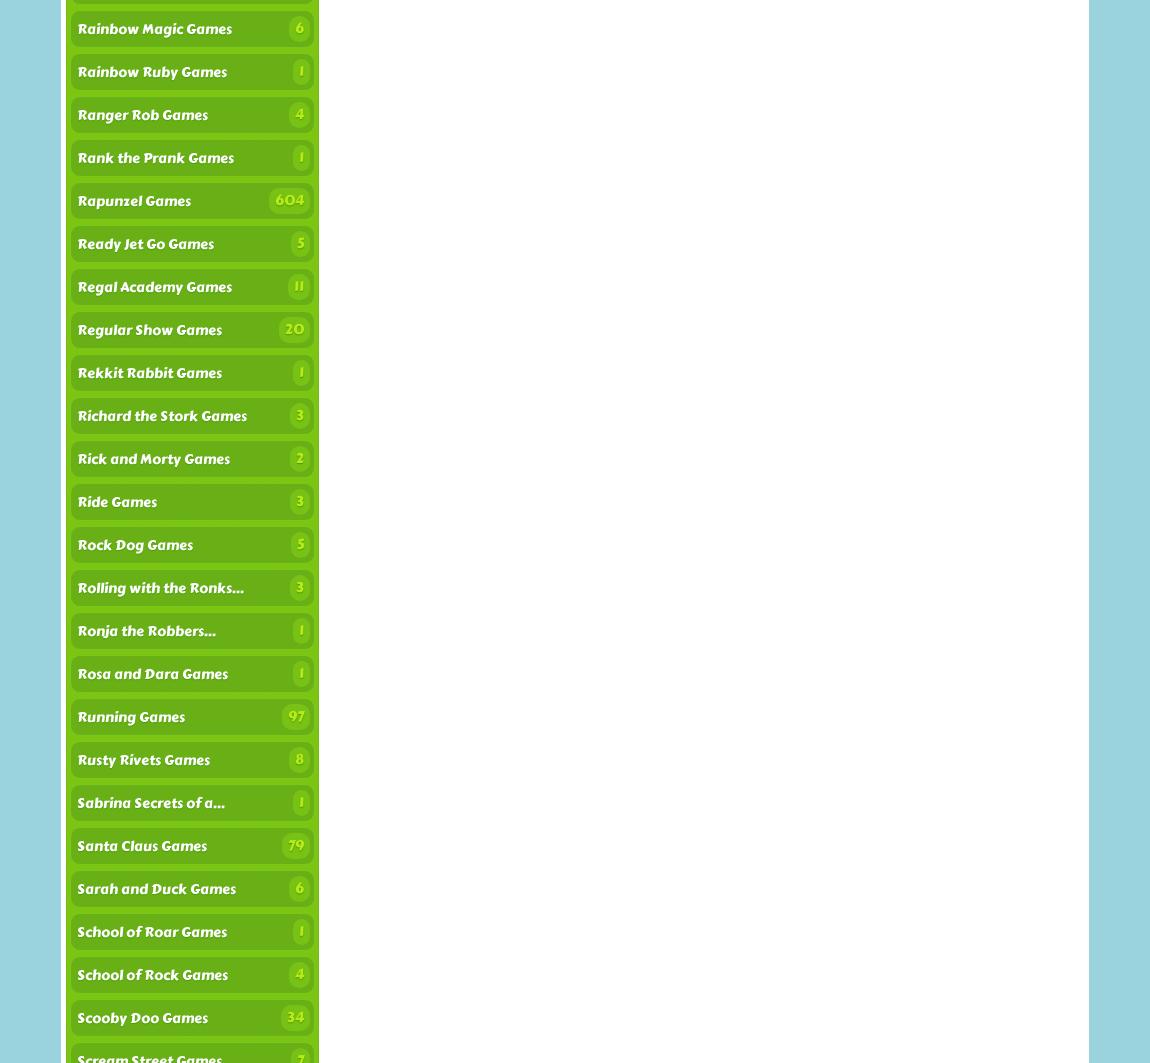  Describe the element at coordinates (299, 758) in the screenshot. I see `'8'` at that location.